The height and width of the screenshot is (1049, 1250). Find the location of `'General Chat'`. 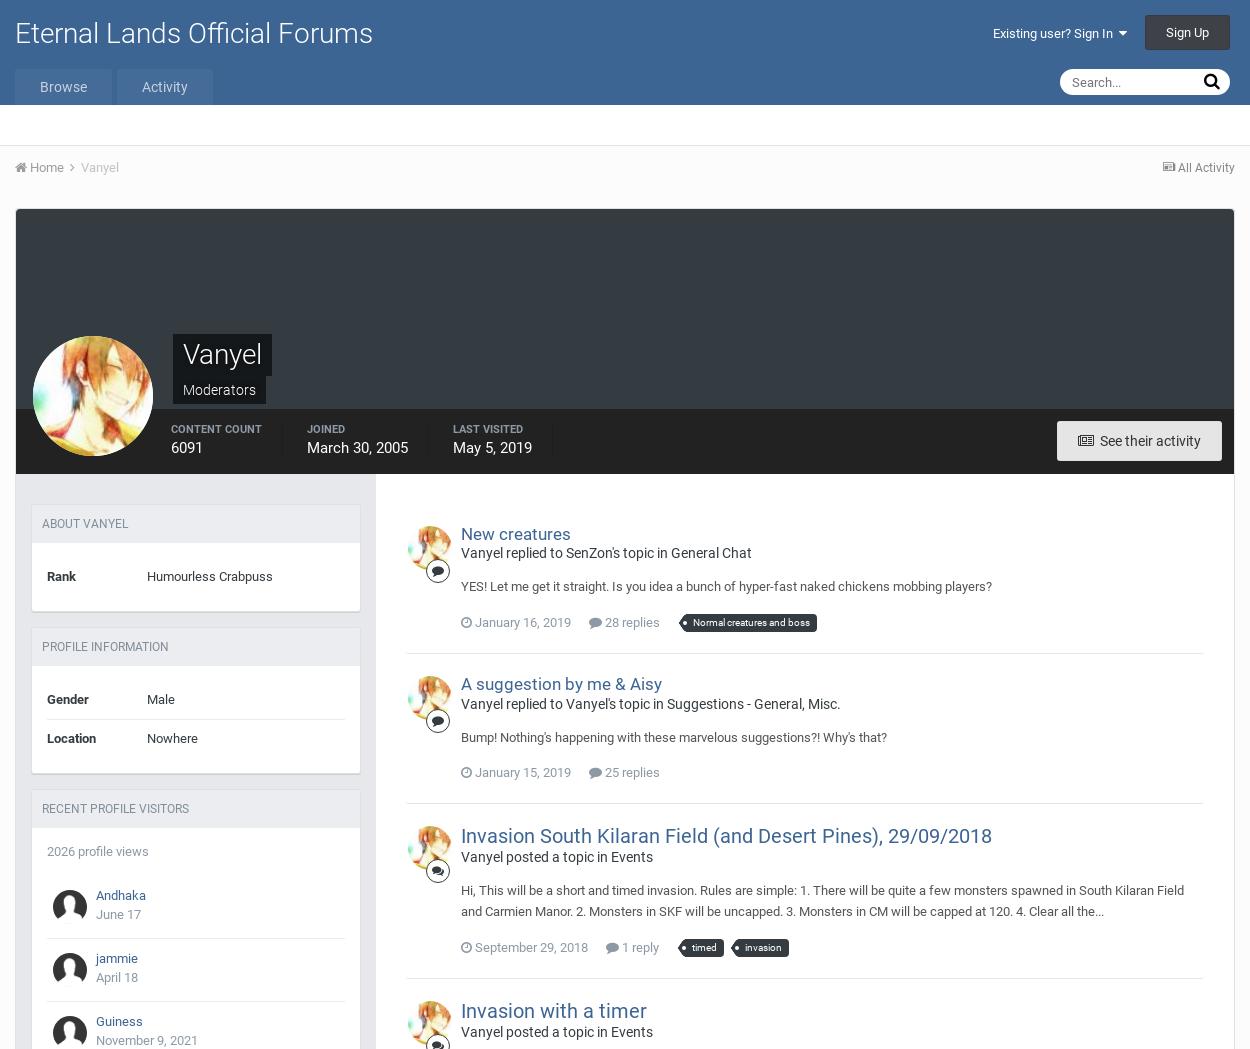

'General Chat' is located at coordinates (710, 553).